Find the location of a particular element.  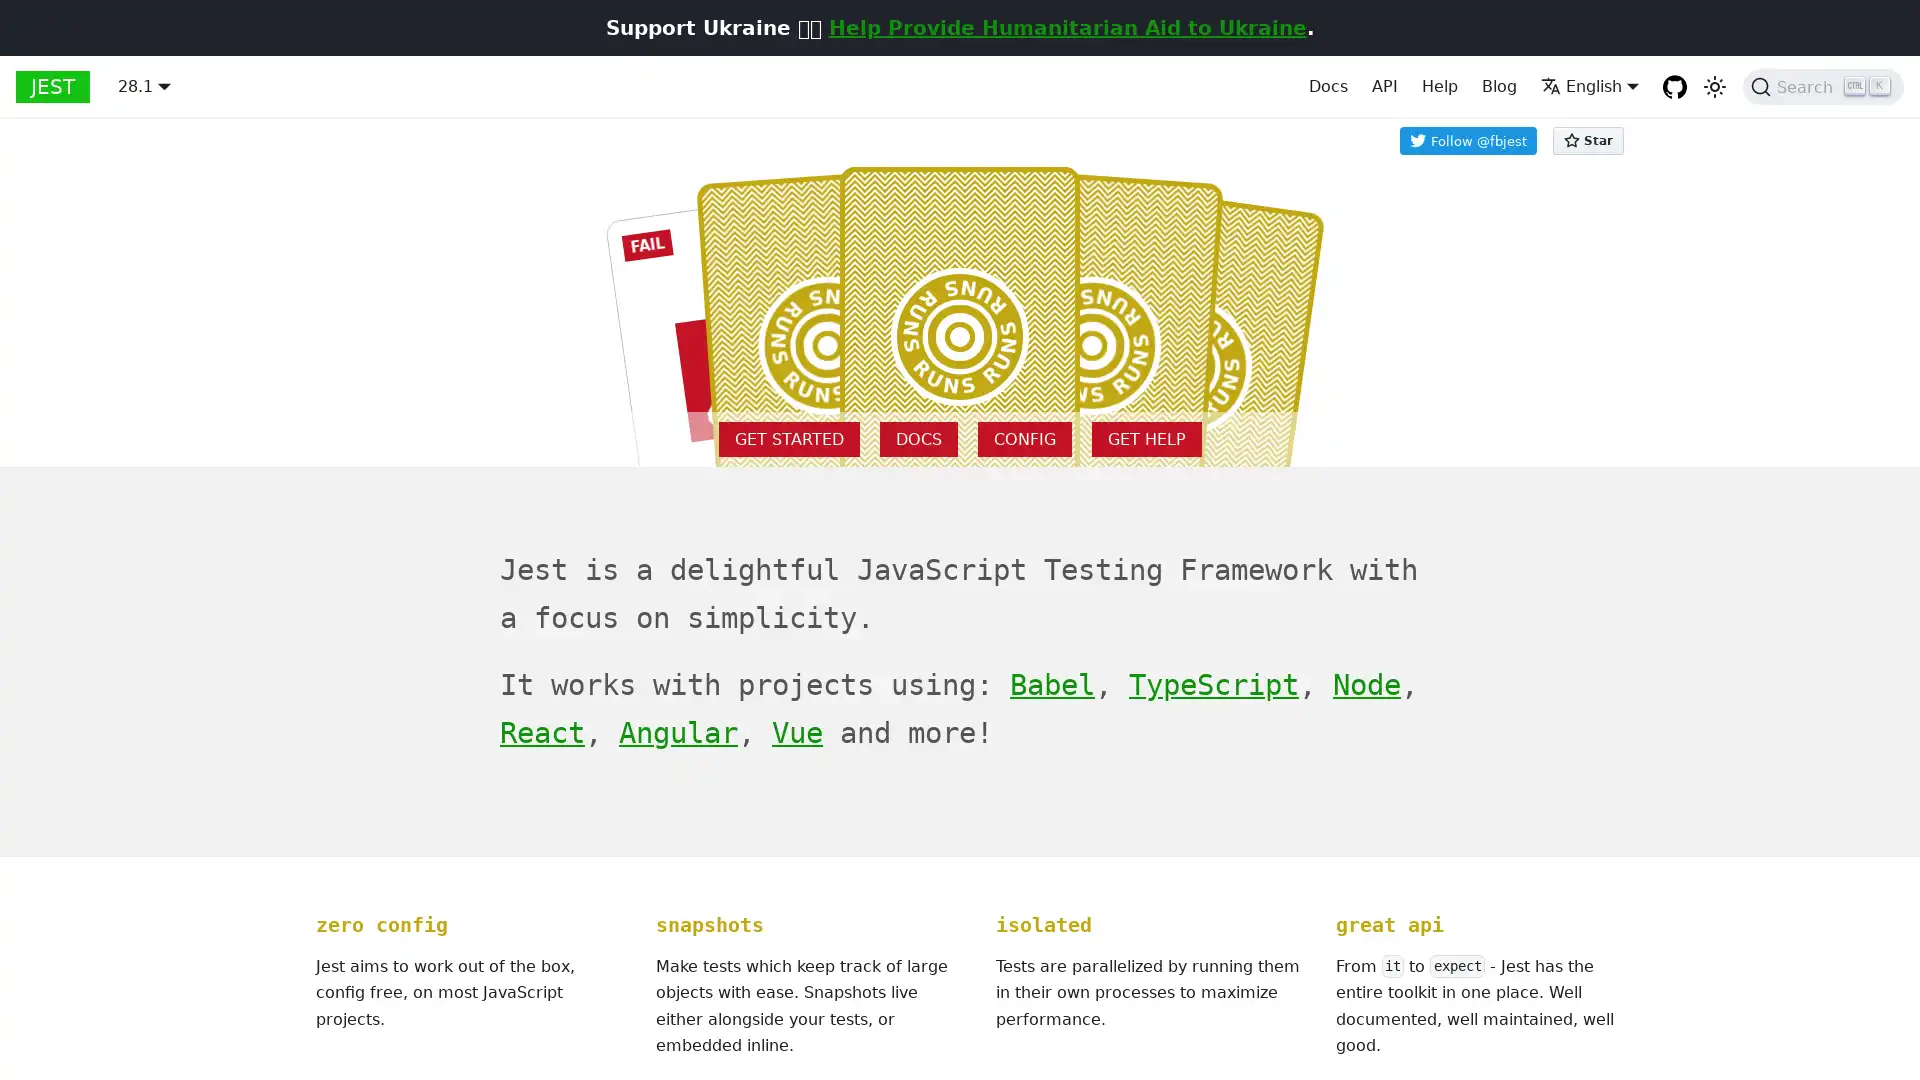

Switch between dark and light mode (currently light mode) is located at coordinates (1713, 86).